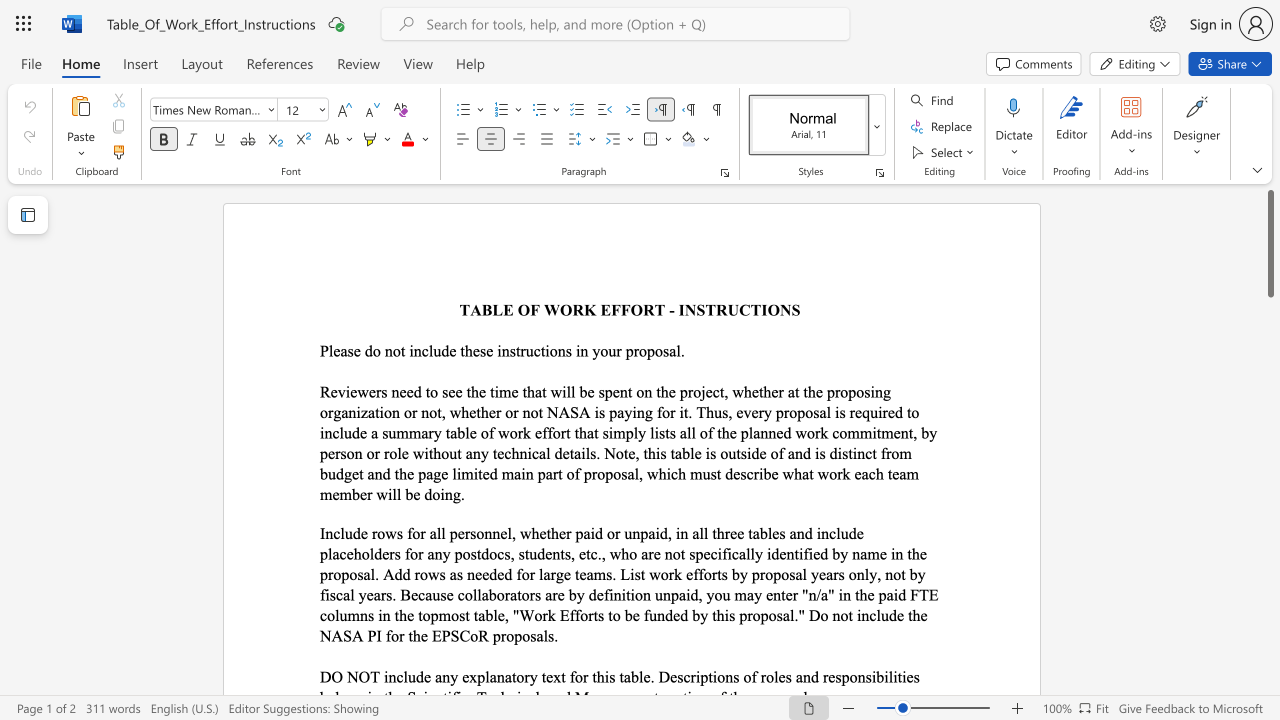 The image size is (1280, 720). Describe the element at coordinates (1269, 688) in the screenshot. I see `the scrollbar on the right to shift the page lower` at that location.